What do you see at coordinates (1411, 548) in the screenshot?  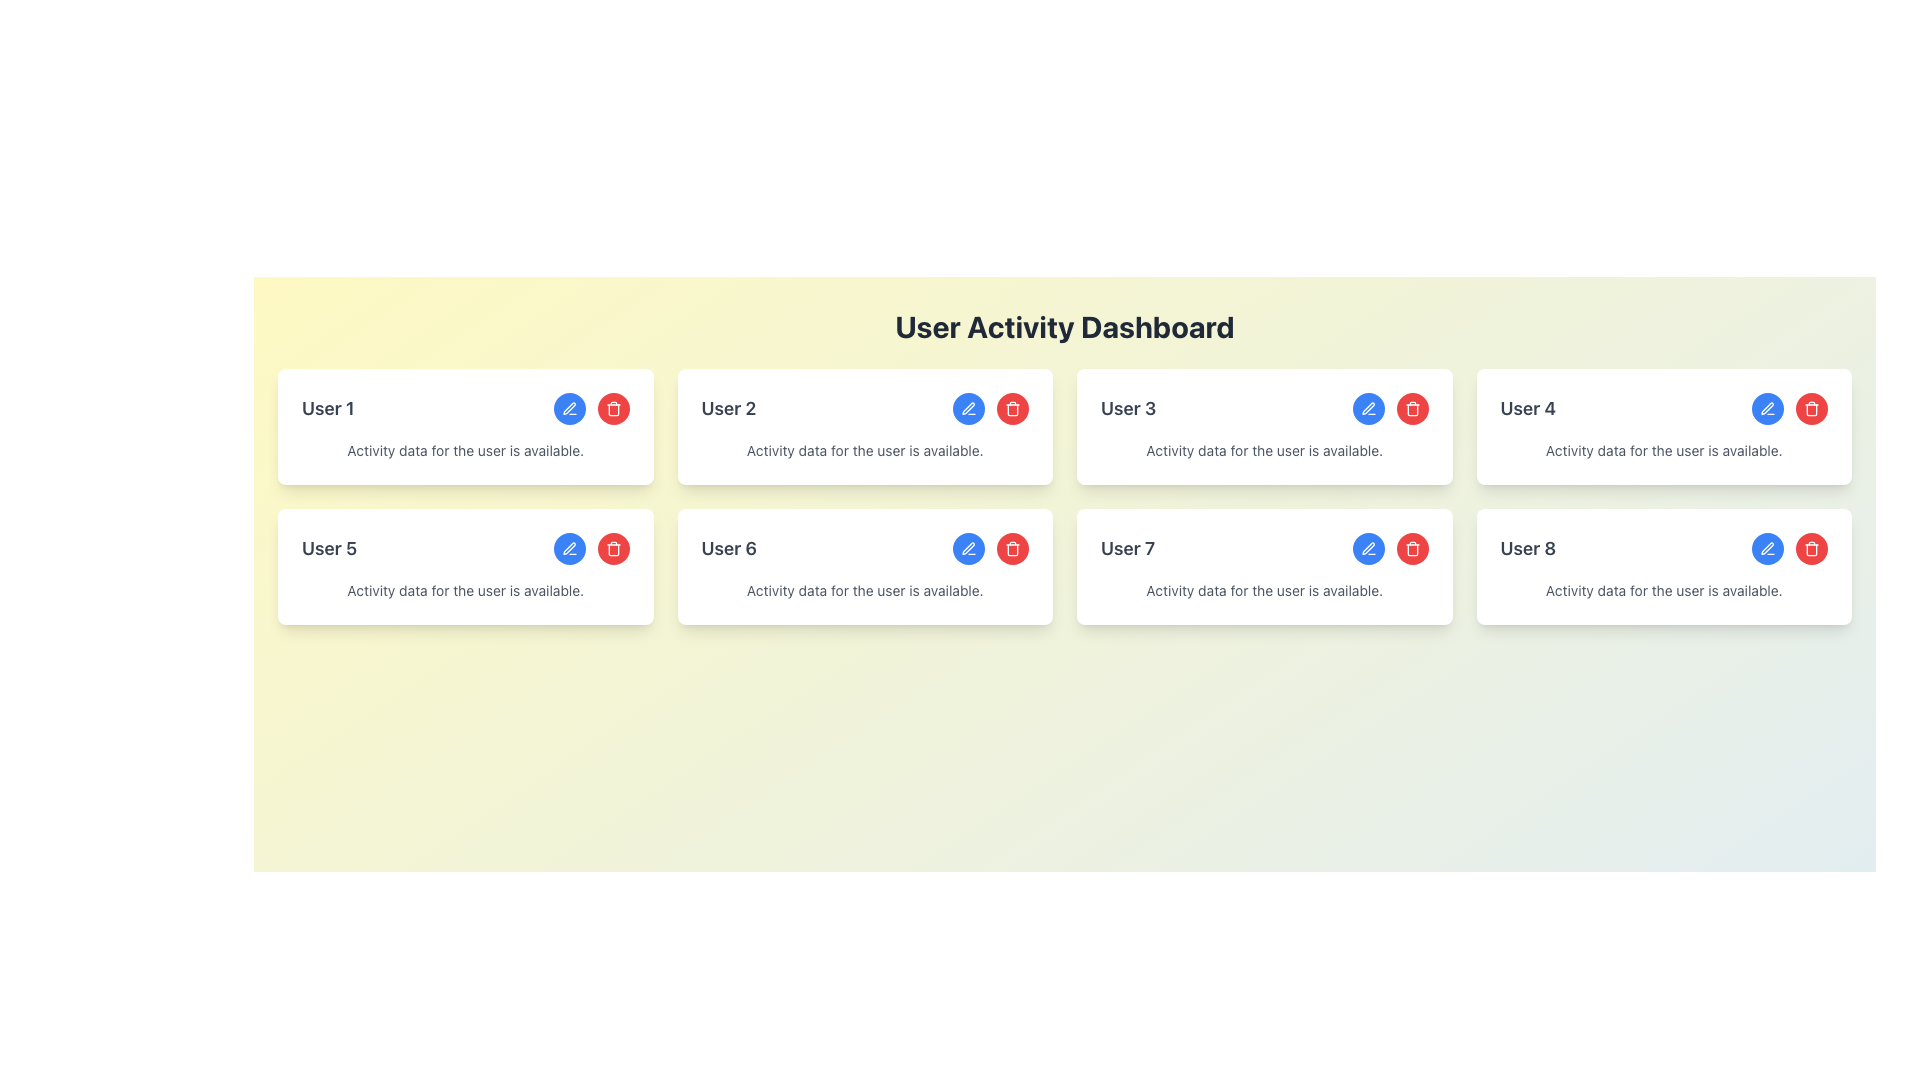 I see `the trash bin icon button located within the 'User 8' card` at bounding box center [1411, 548].